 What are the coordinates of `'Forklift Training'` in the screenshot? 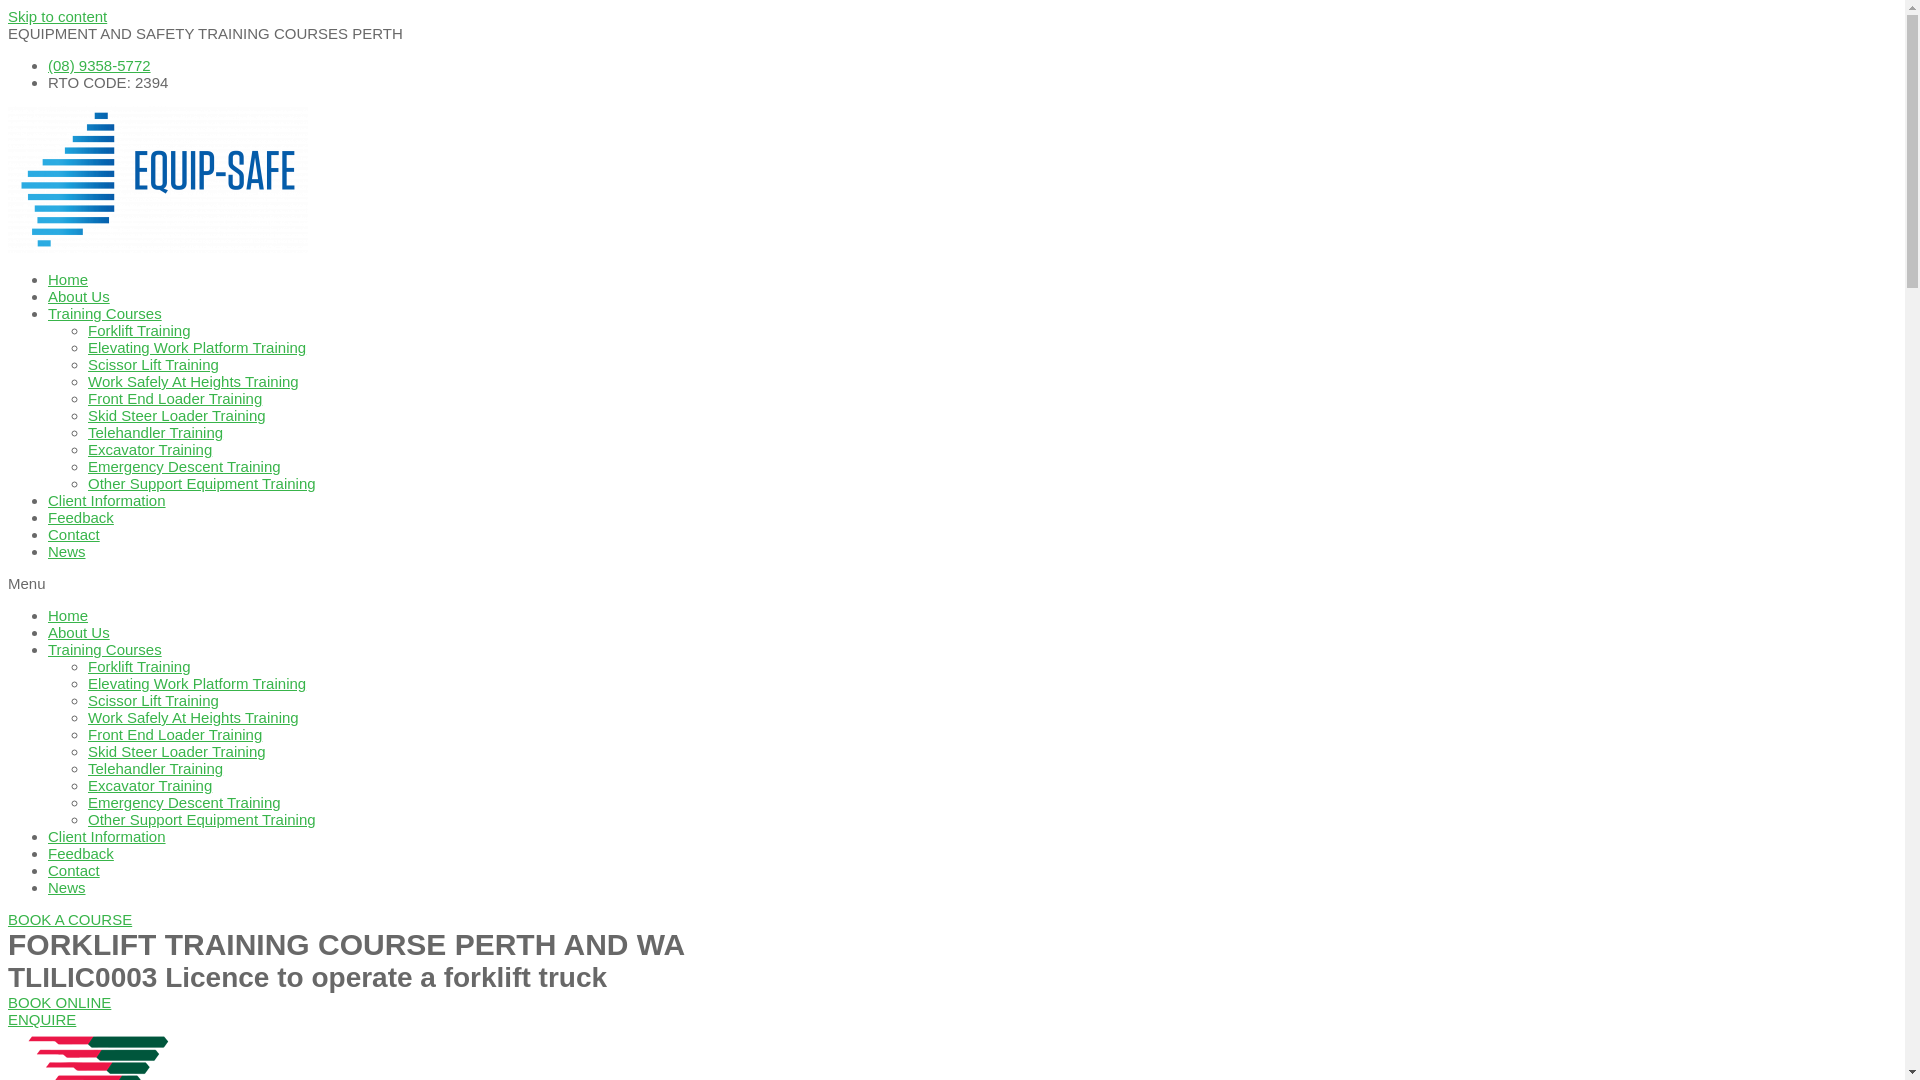 It's located at (138, 329).